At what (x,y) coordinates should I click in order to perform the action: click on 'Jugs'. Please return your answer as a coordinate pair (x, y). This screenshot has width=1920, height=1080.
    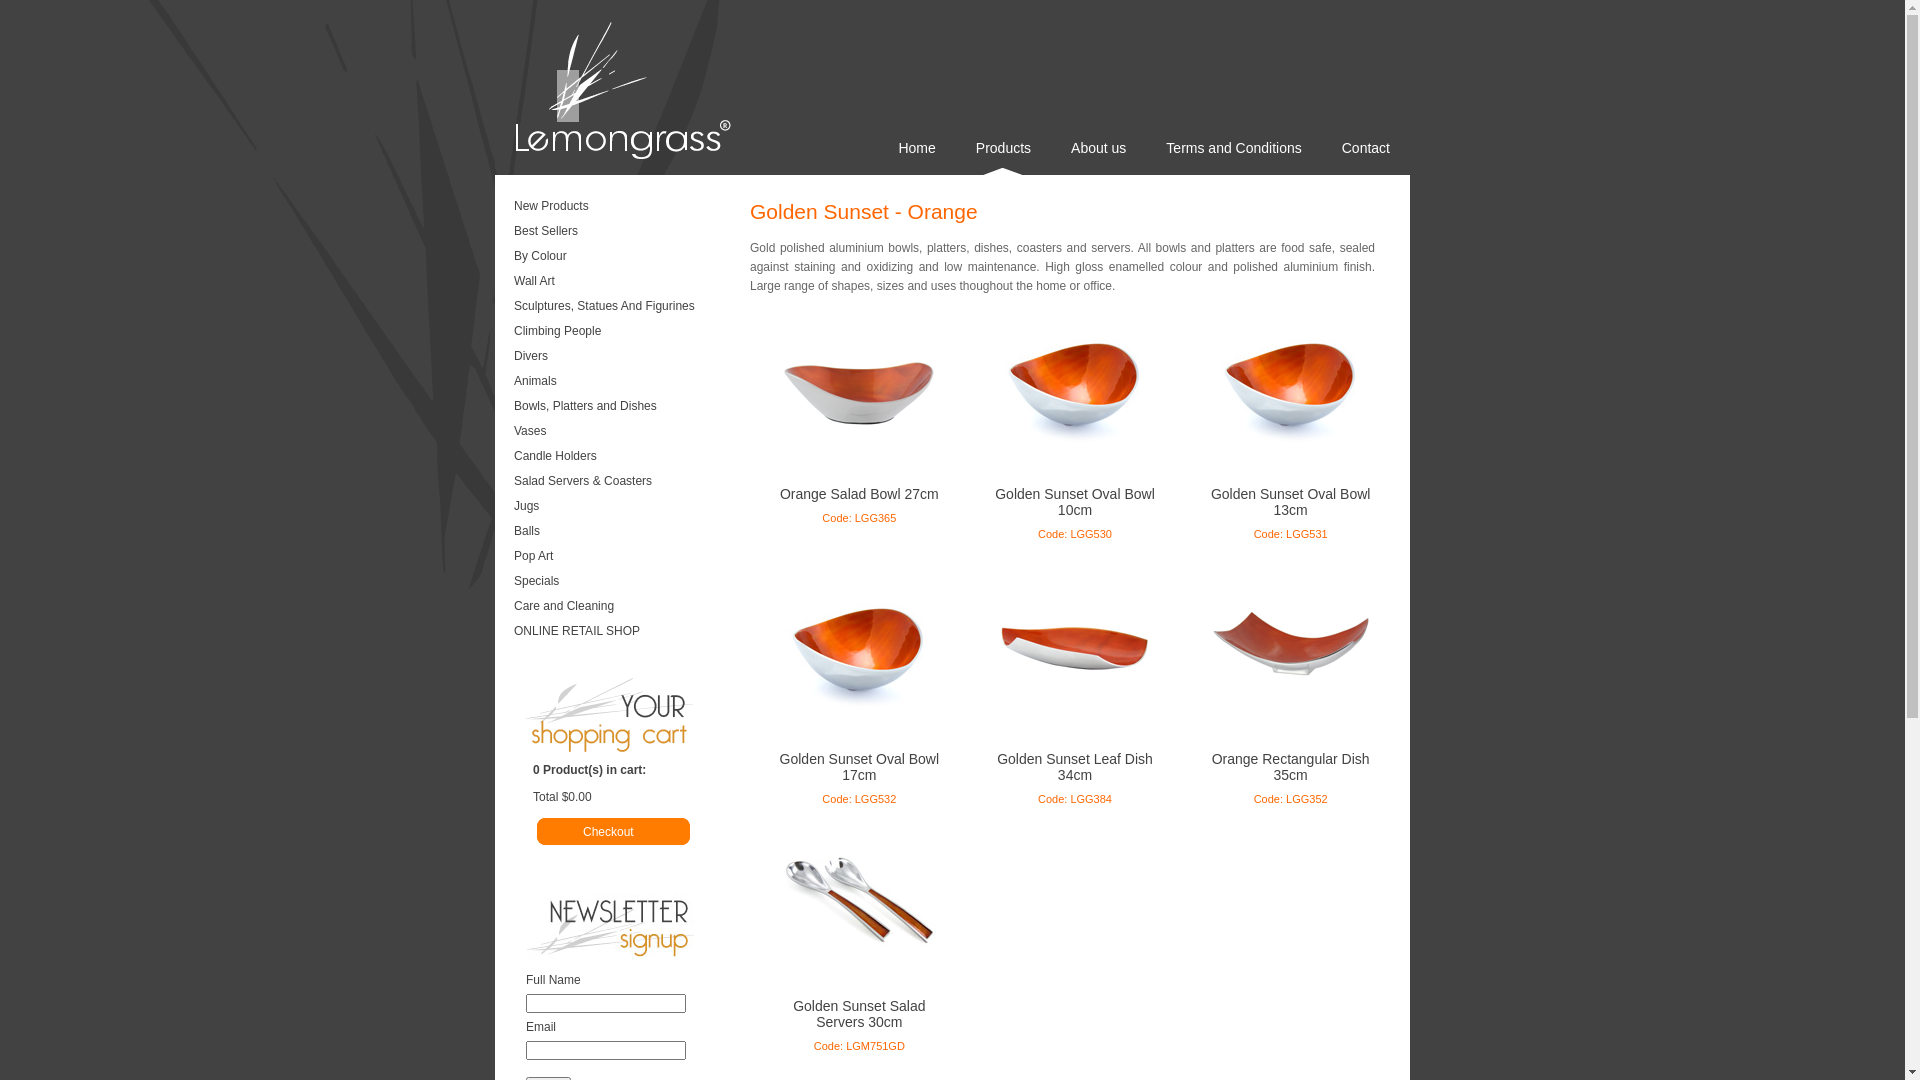
    Looking at the image, I should click on (509, 507).